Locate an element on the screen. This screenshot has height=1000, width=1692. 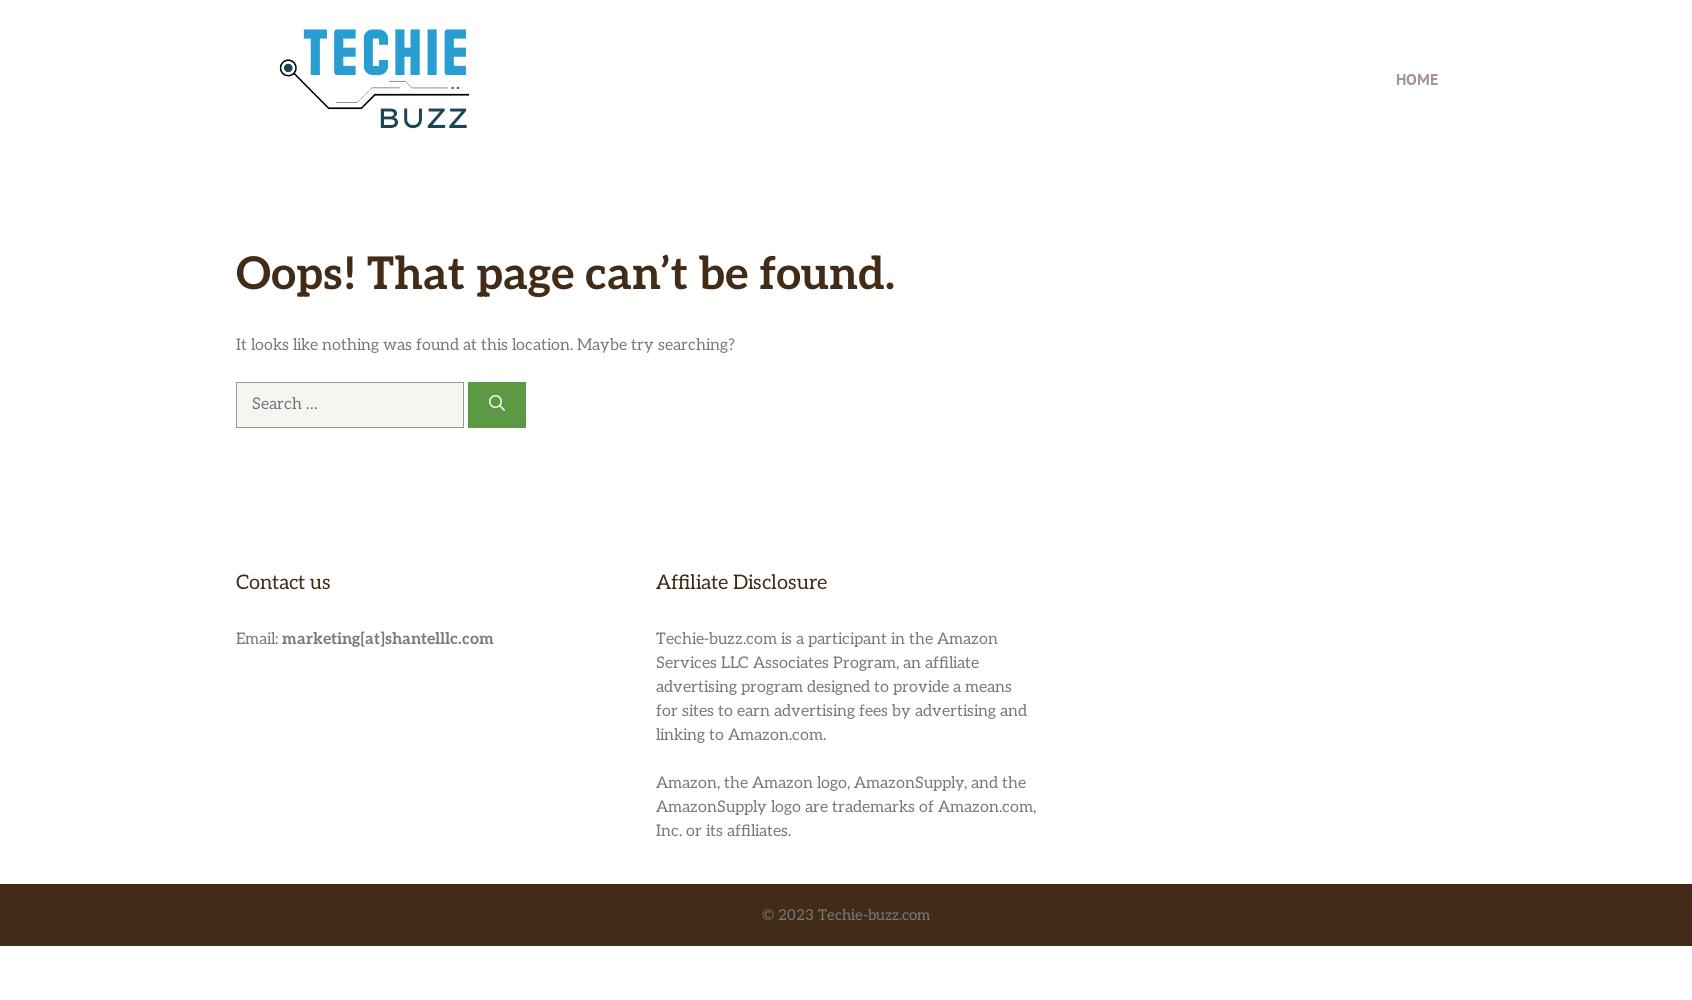
'It looks like nothing was found at this location. Maybe try searching?' is located at coordinates (484, 343).